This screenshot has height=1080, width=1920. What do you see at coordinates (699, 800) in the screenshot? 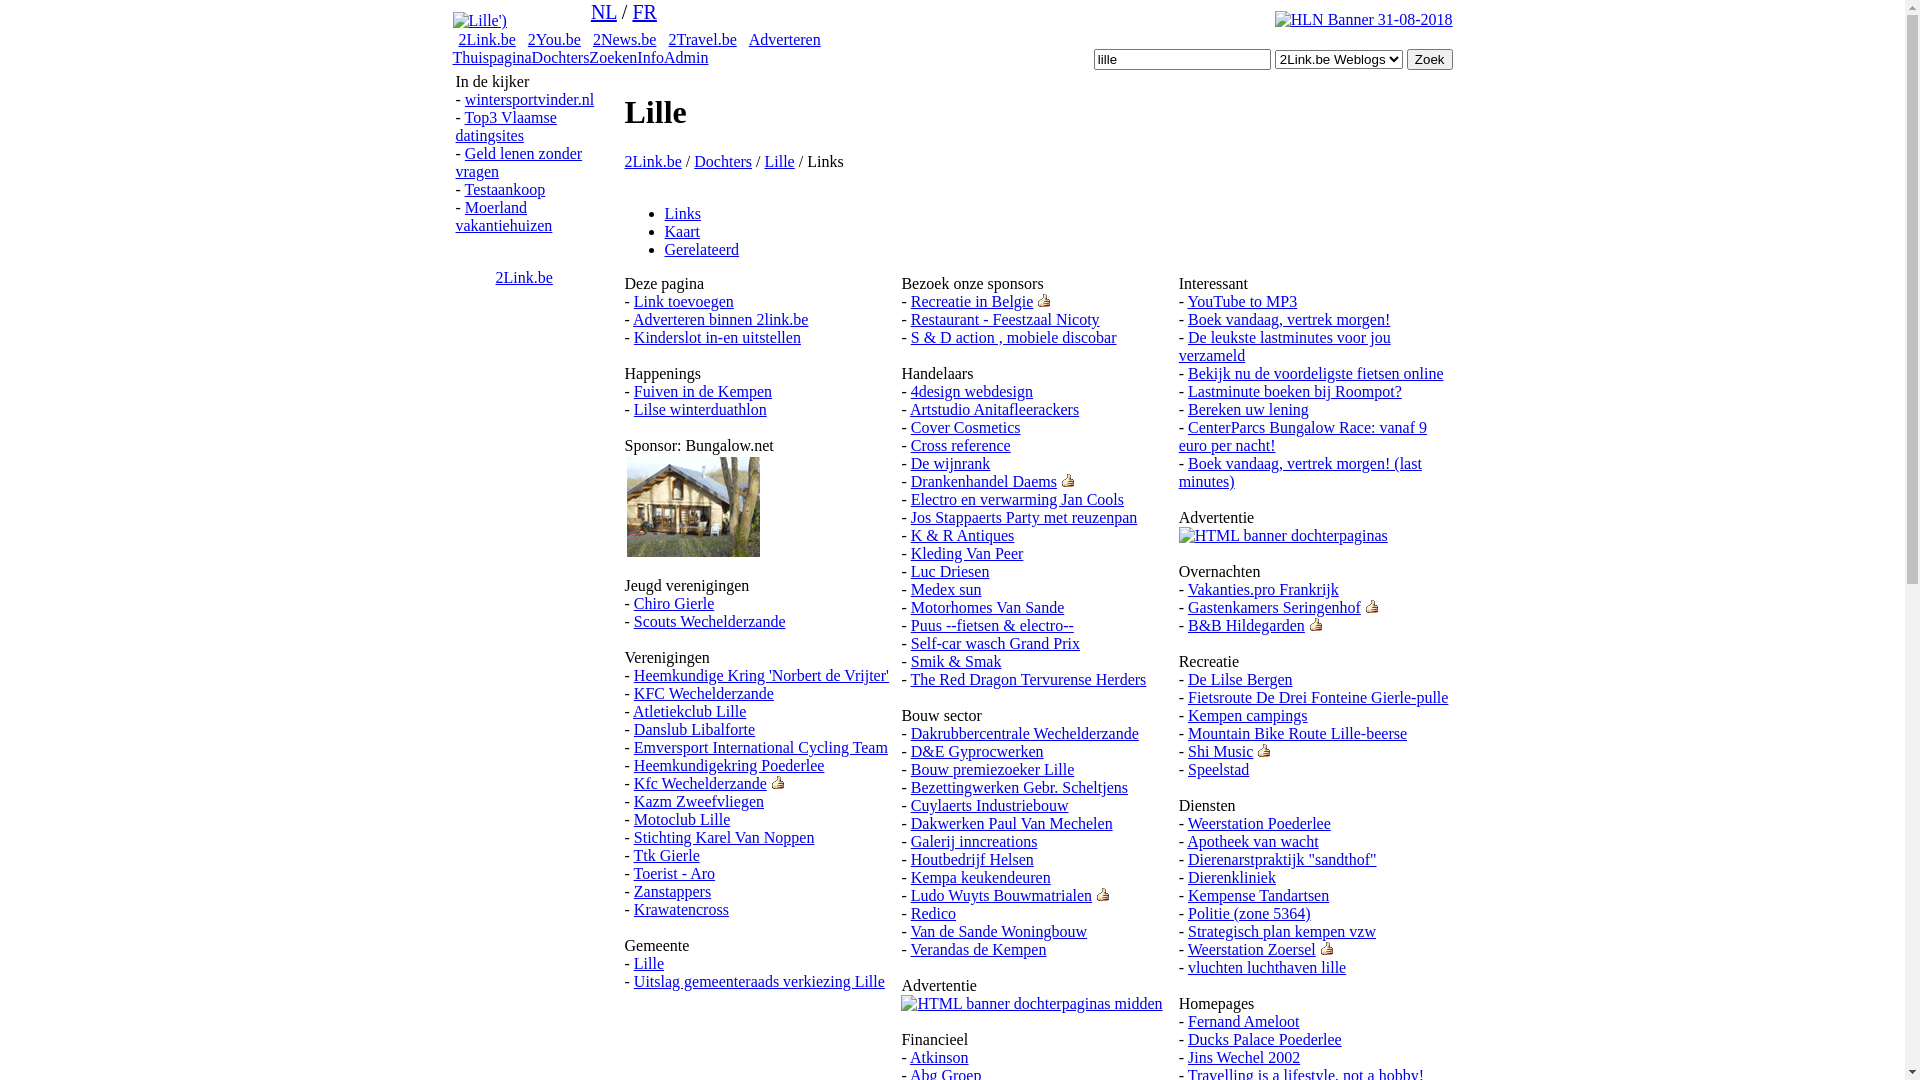
I see `'Kazm Zweefvliegen'` at bounding box center [699, 800].